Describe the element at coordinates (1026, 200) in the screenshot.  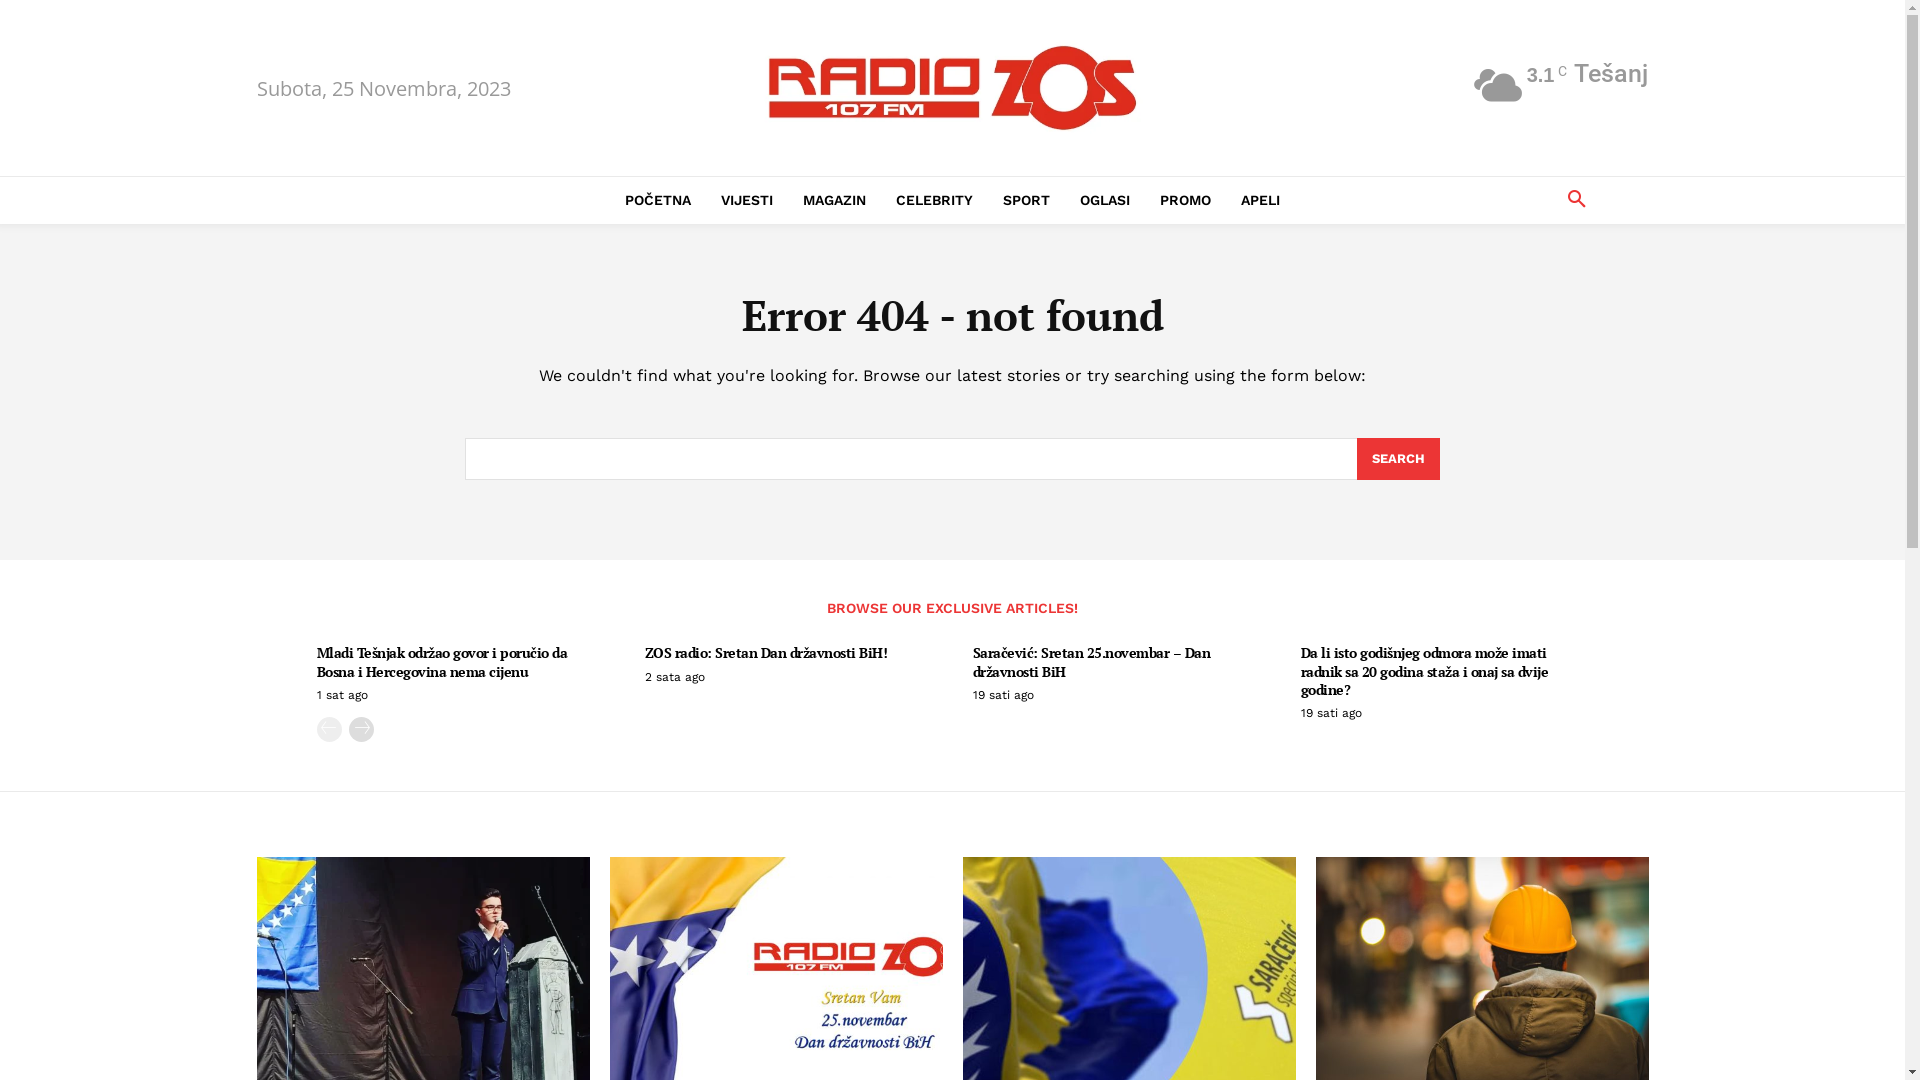
I see `'SPORT'` at that location.